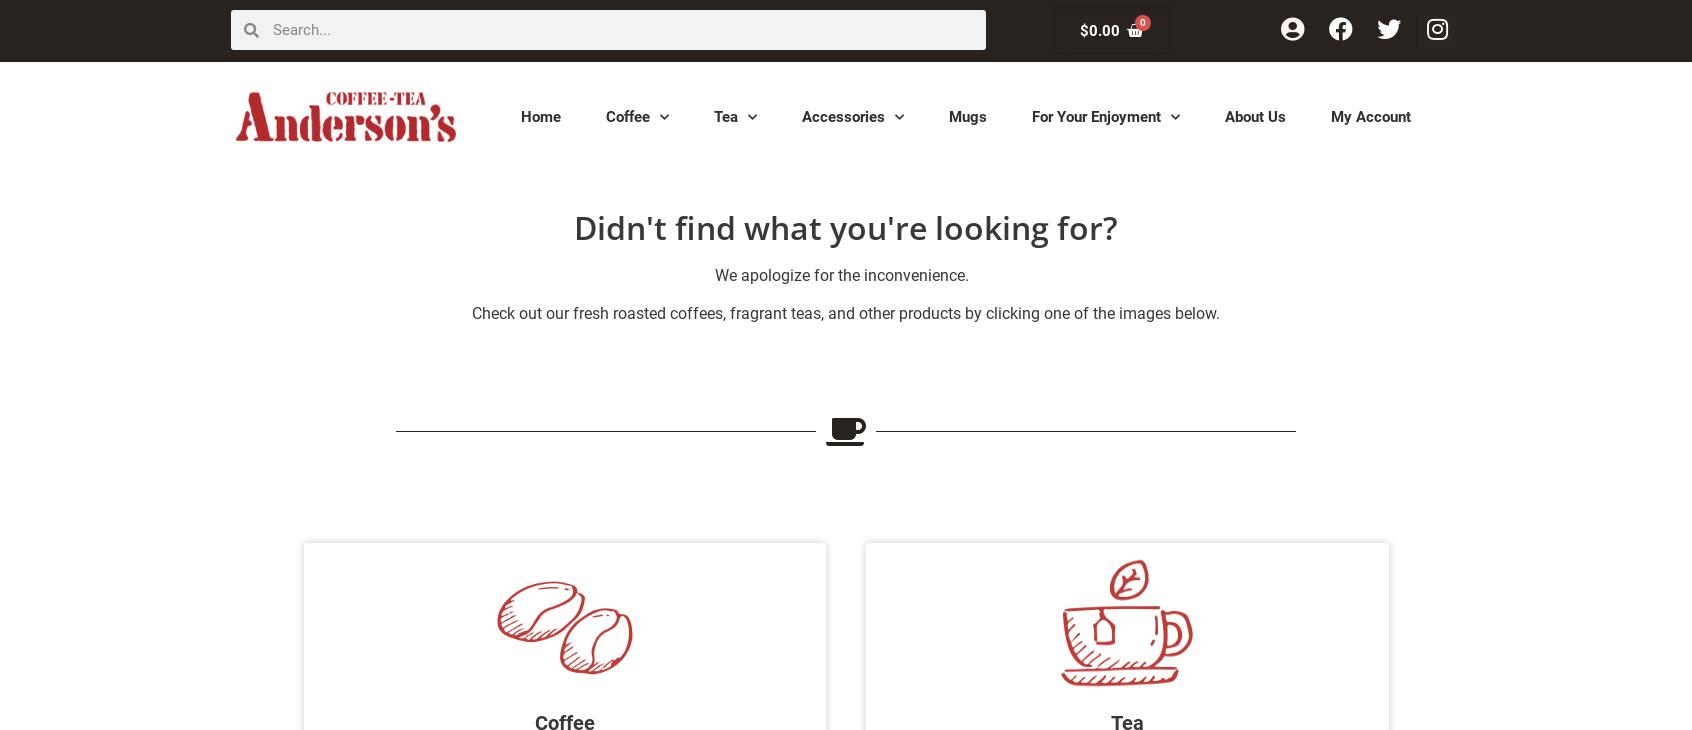  I want to click on 'My Account', so click(1371, 114).